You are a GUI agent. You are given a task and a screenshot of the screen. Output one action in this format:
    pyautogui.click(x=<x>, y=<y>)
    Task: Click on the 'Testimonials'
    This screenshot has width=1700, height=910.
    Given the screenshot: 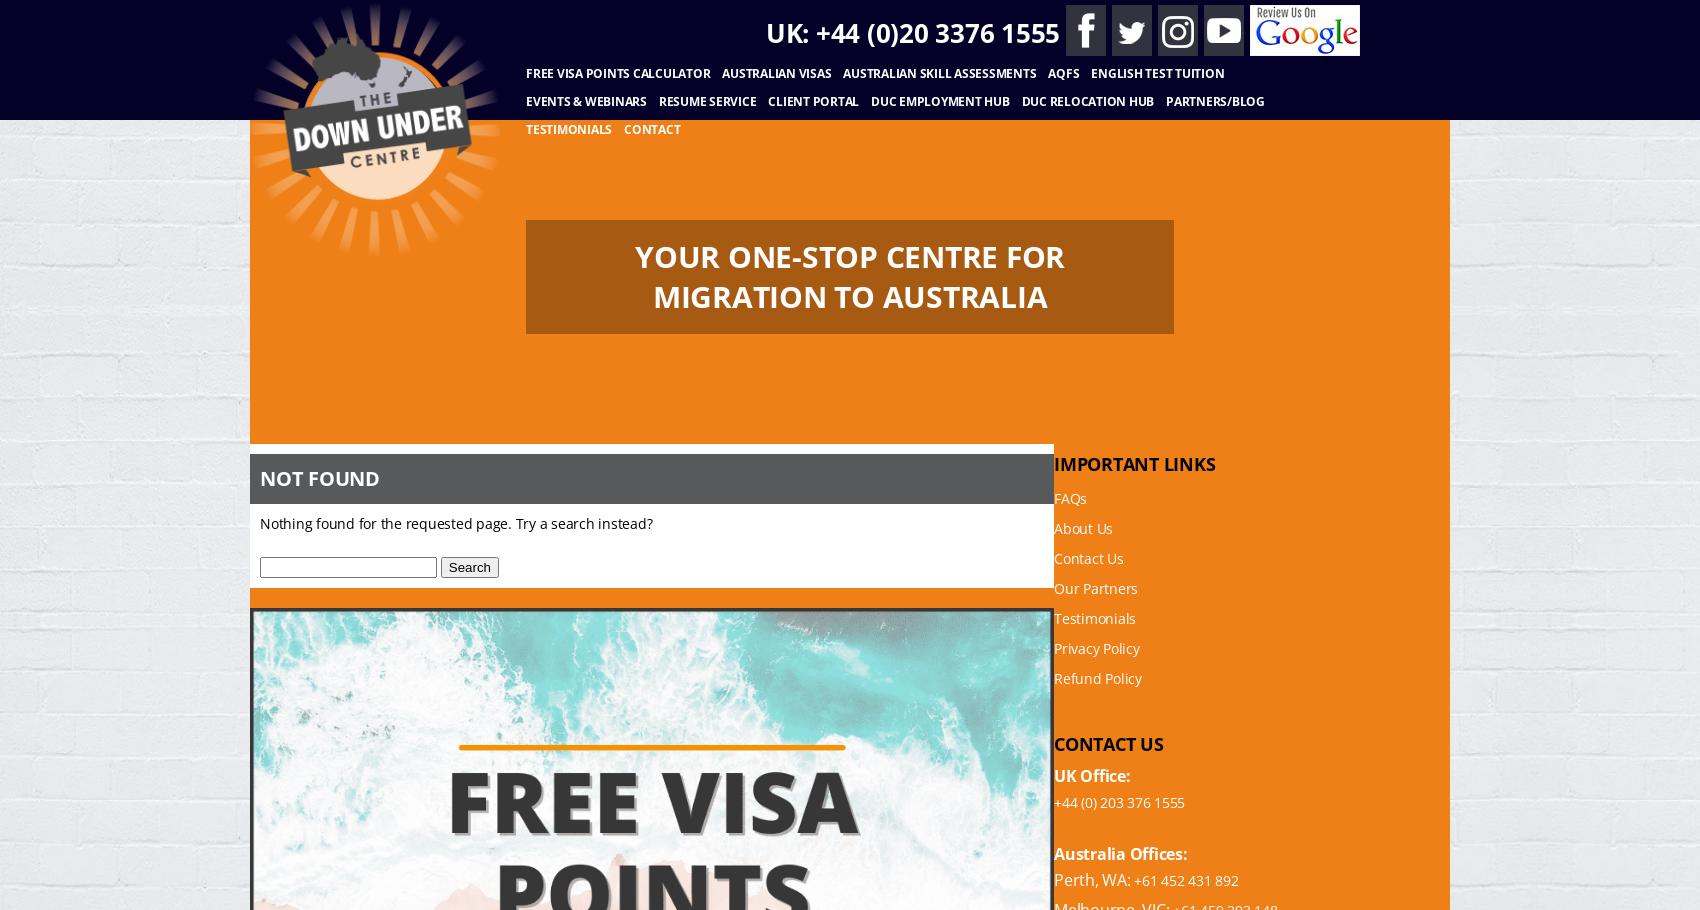 What is the action you would take?
    pyautogui.click(x=1094, y=618)
    